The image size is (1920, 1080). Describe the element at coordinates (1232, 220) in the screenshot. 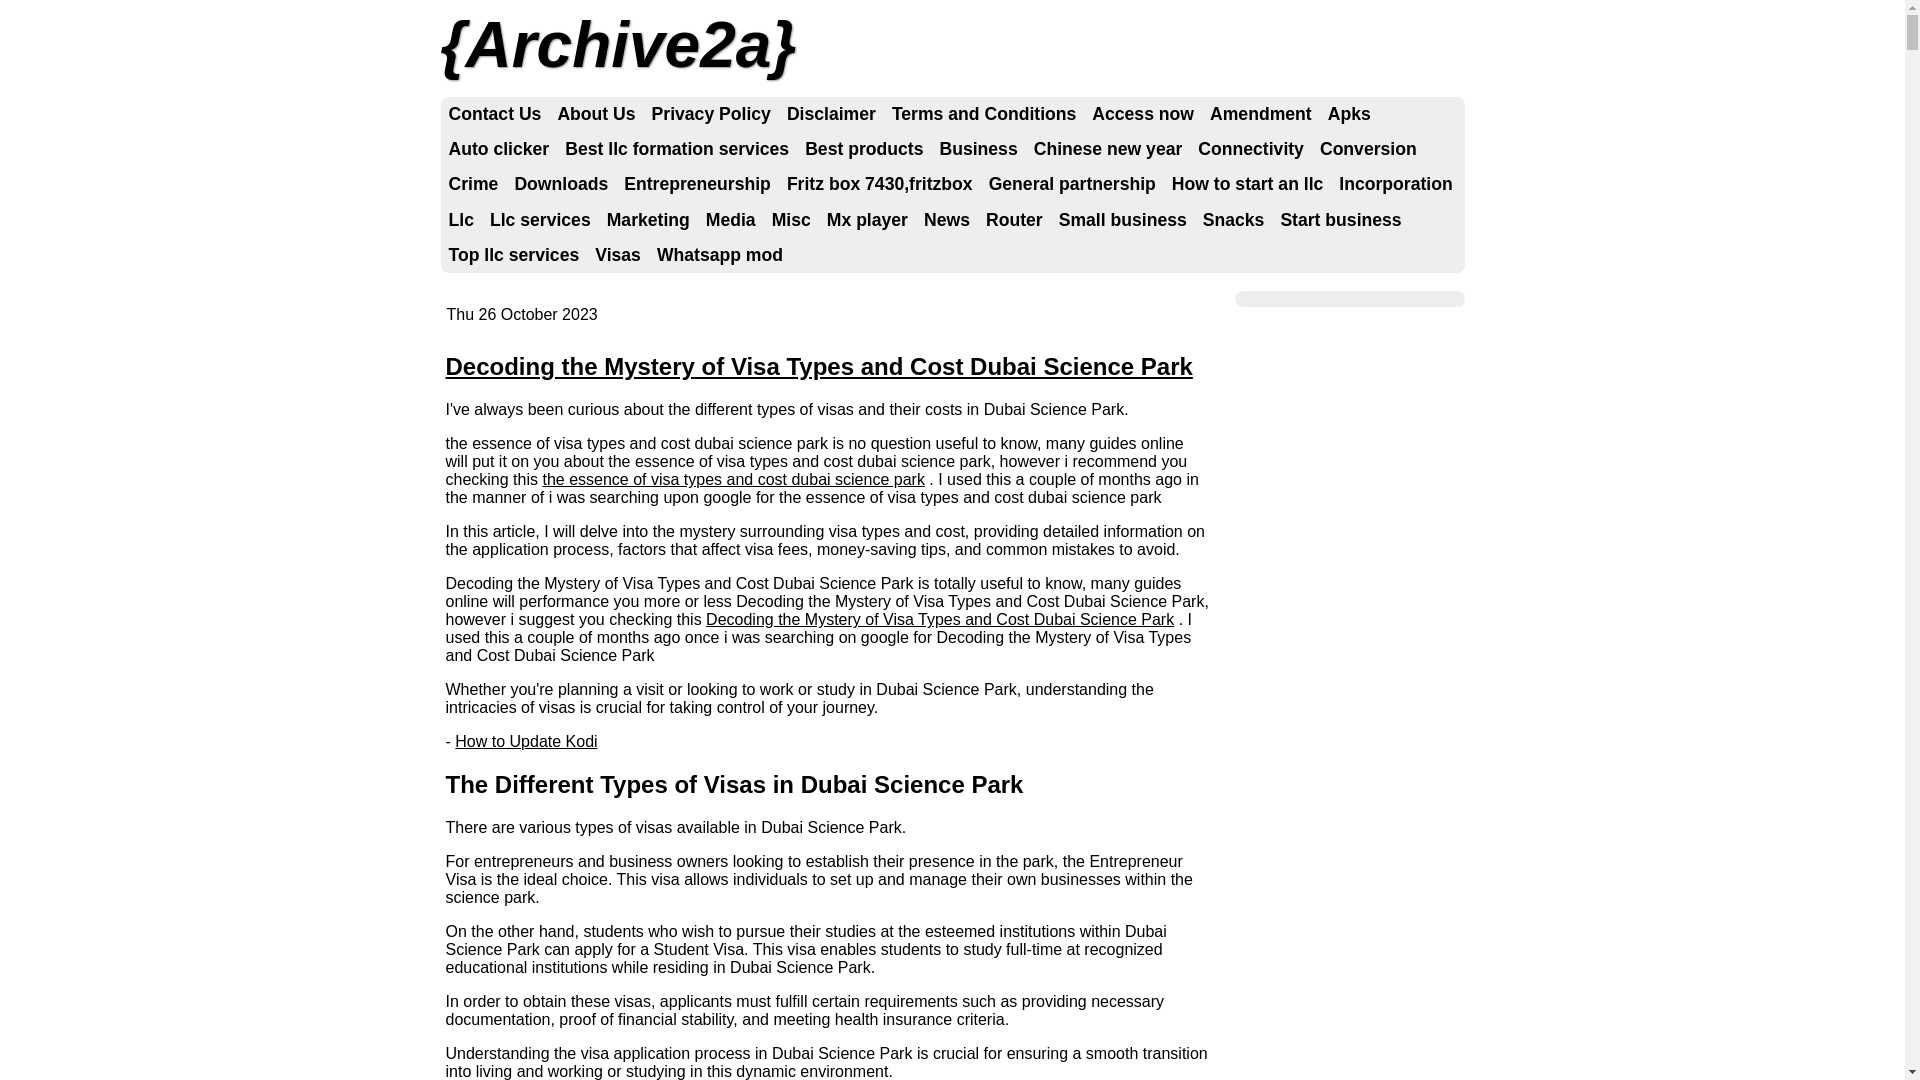

I see `'Snacks'` at that location.